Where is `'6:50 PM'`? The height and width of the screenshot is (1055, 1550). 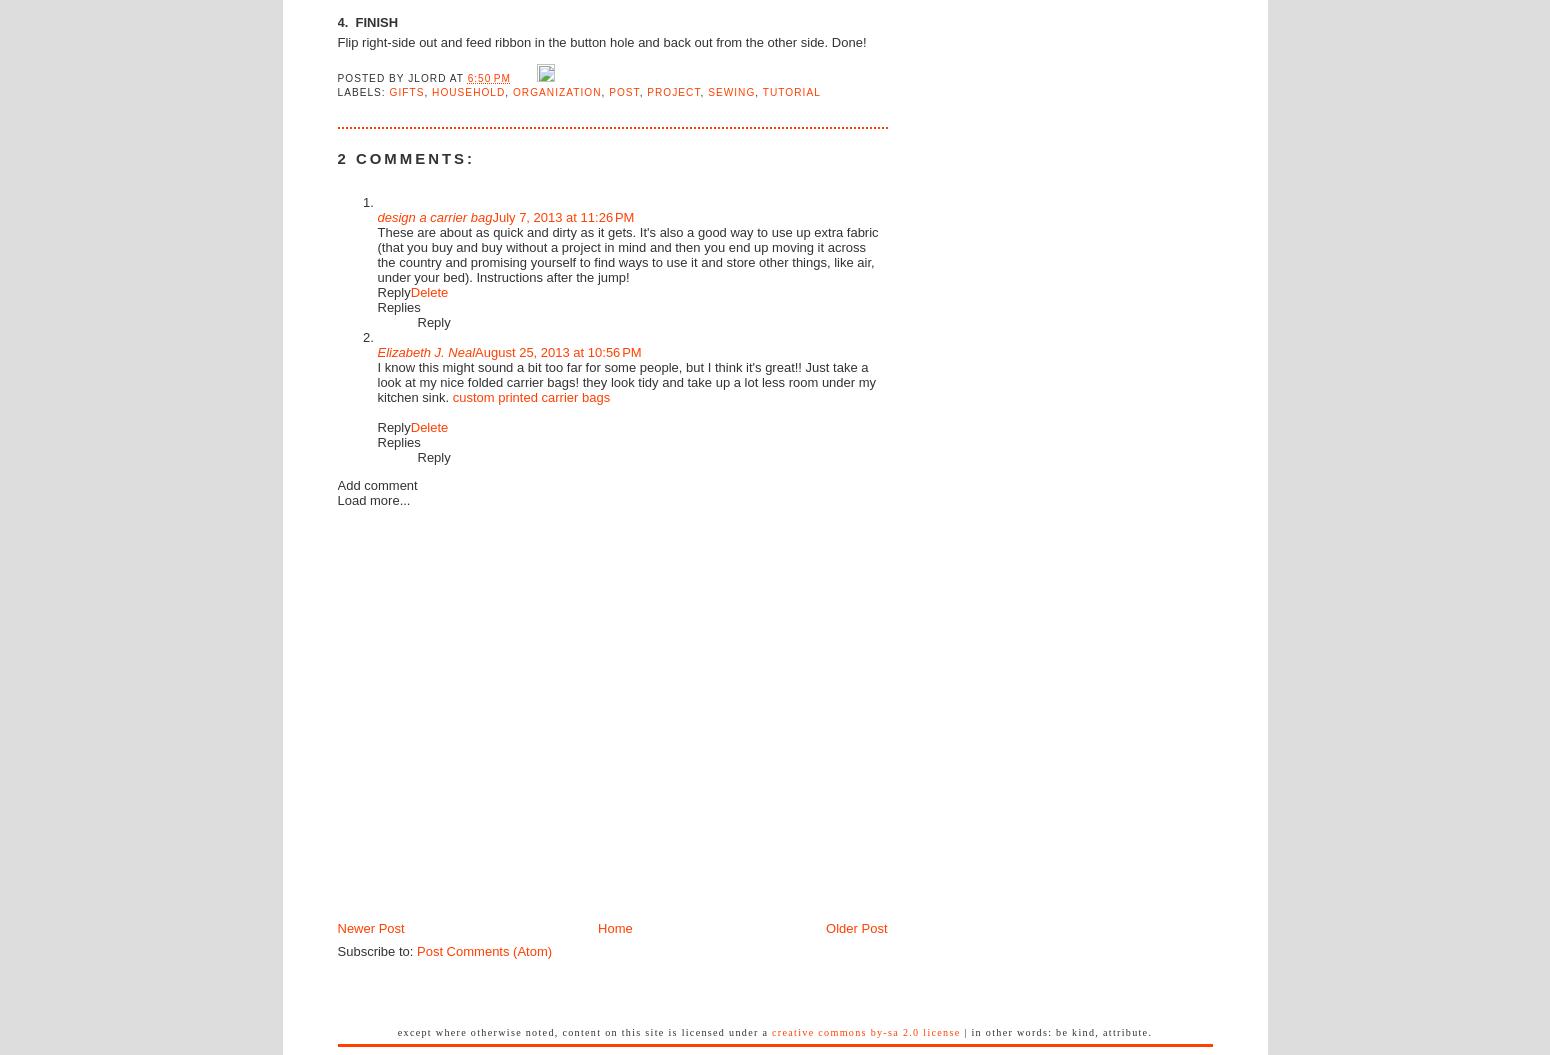
'6:50 PM' is located at coordinates (488, 76).